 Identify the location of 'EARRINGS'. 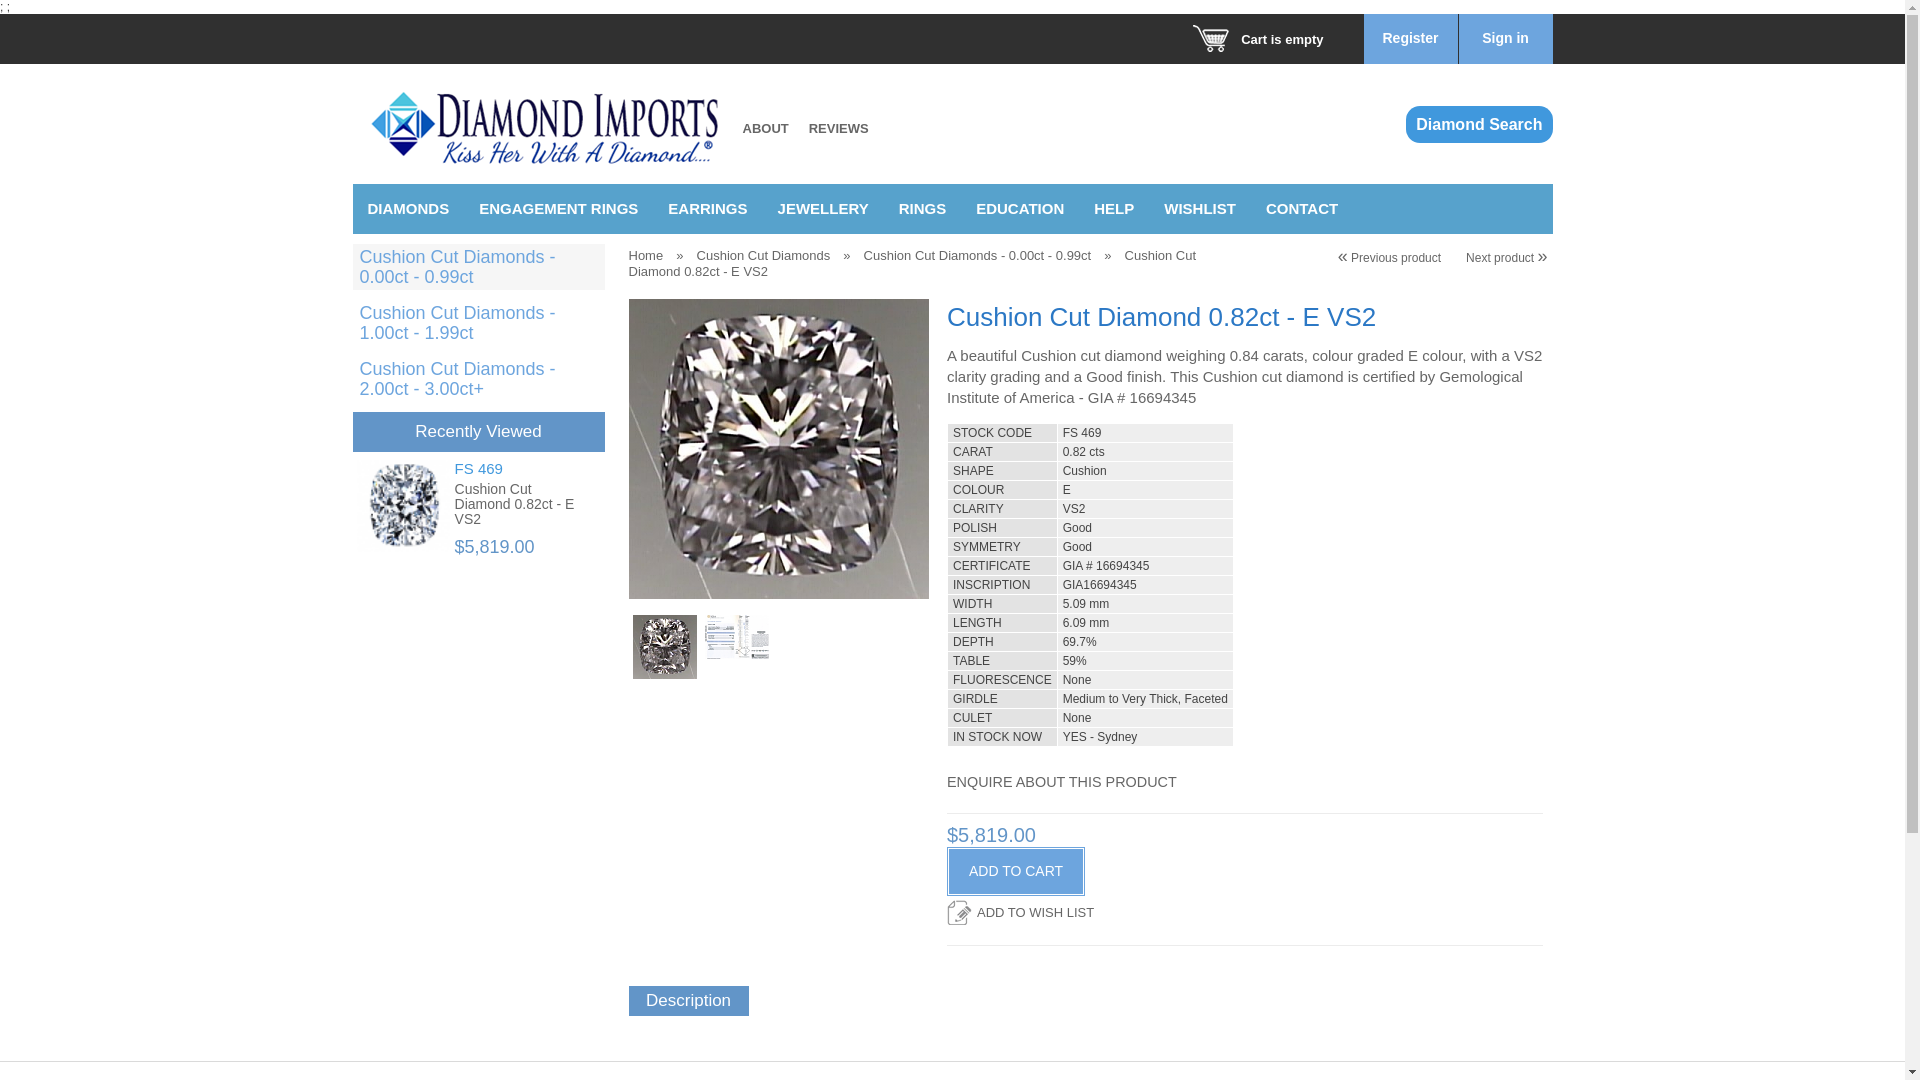
(652, 208).